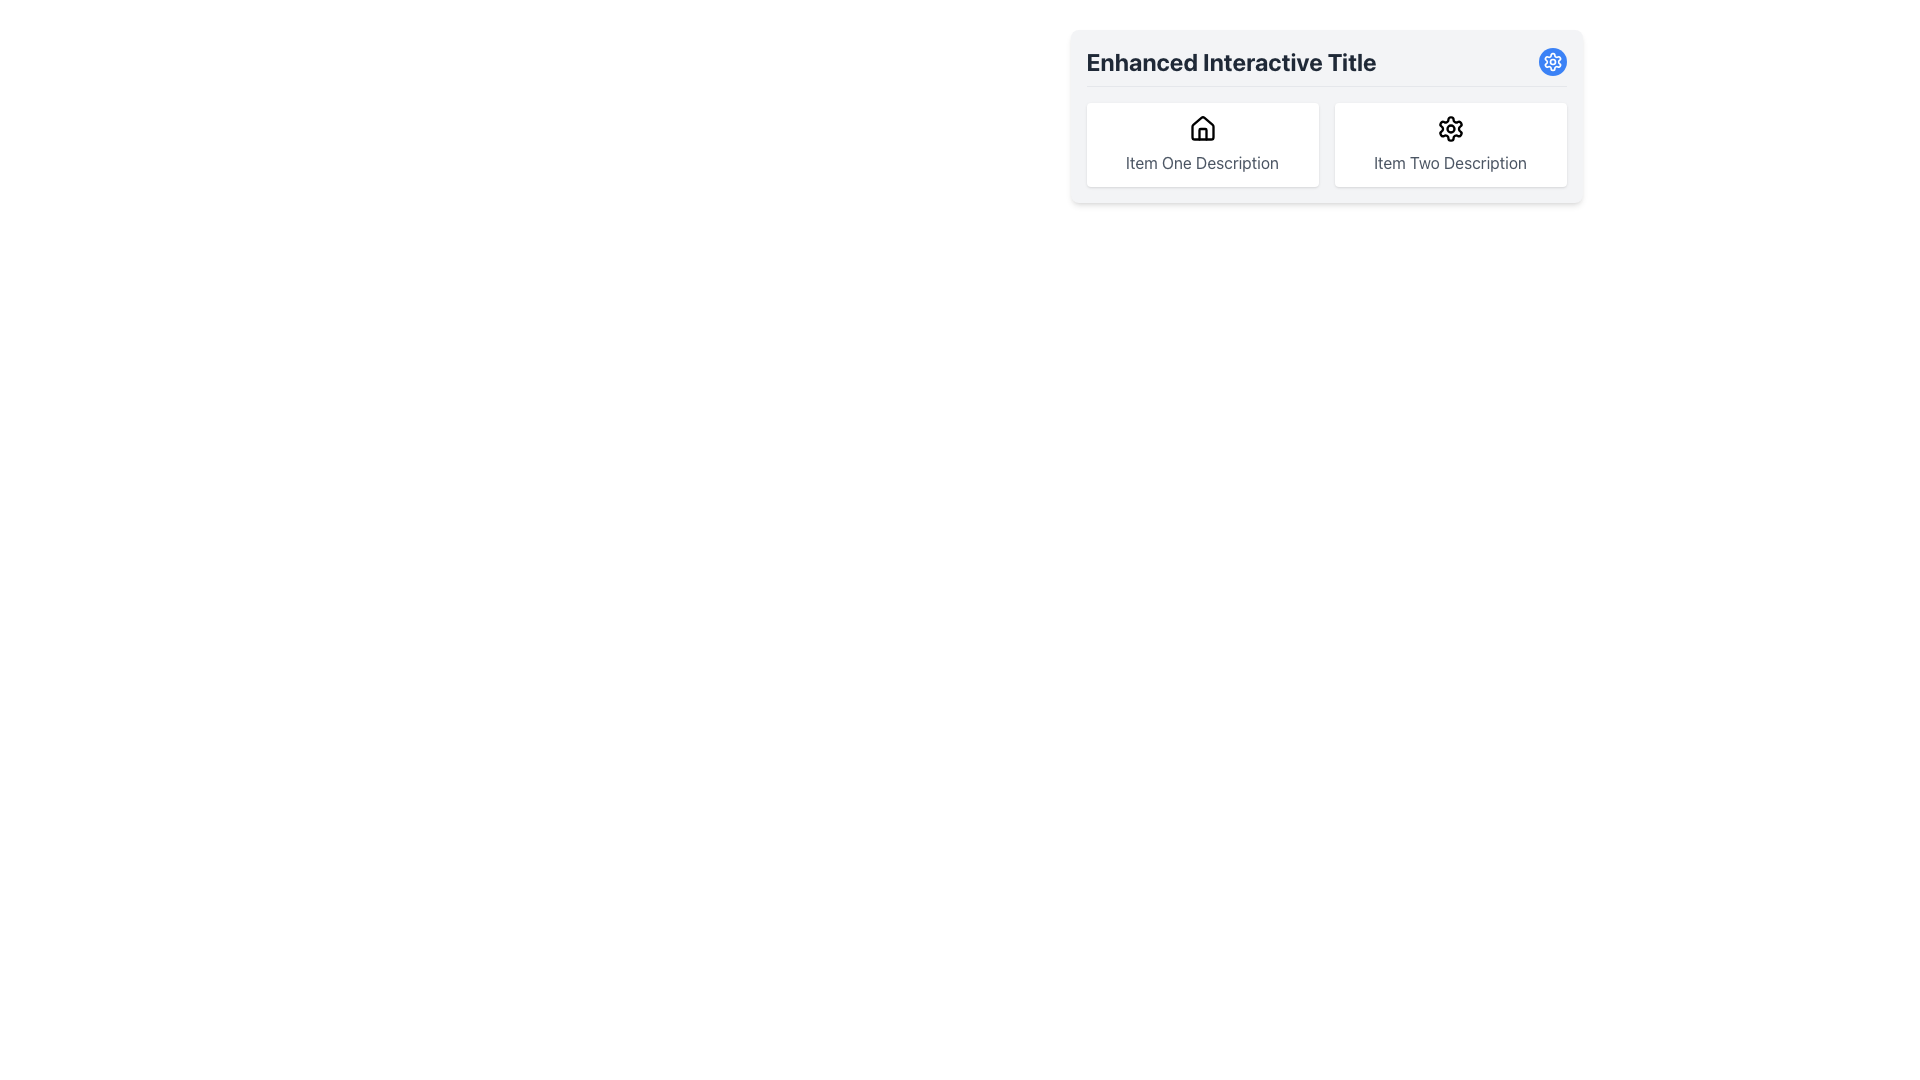 Image resolution: width=1920 pixels, height=1080 pixels. I want to click on the settings icon button located in the top-right corner of the 'Enhanced Interactive Title' card, so click(1551, 60).